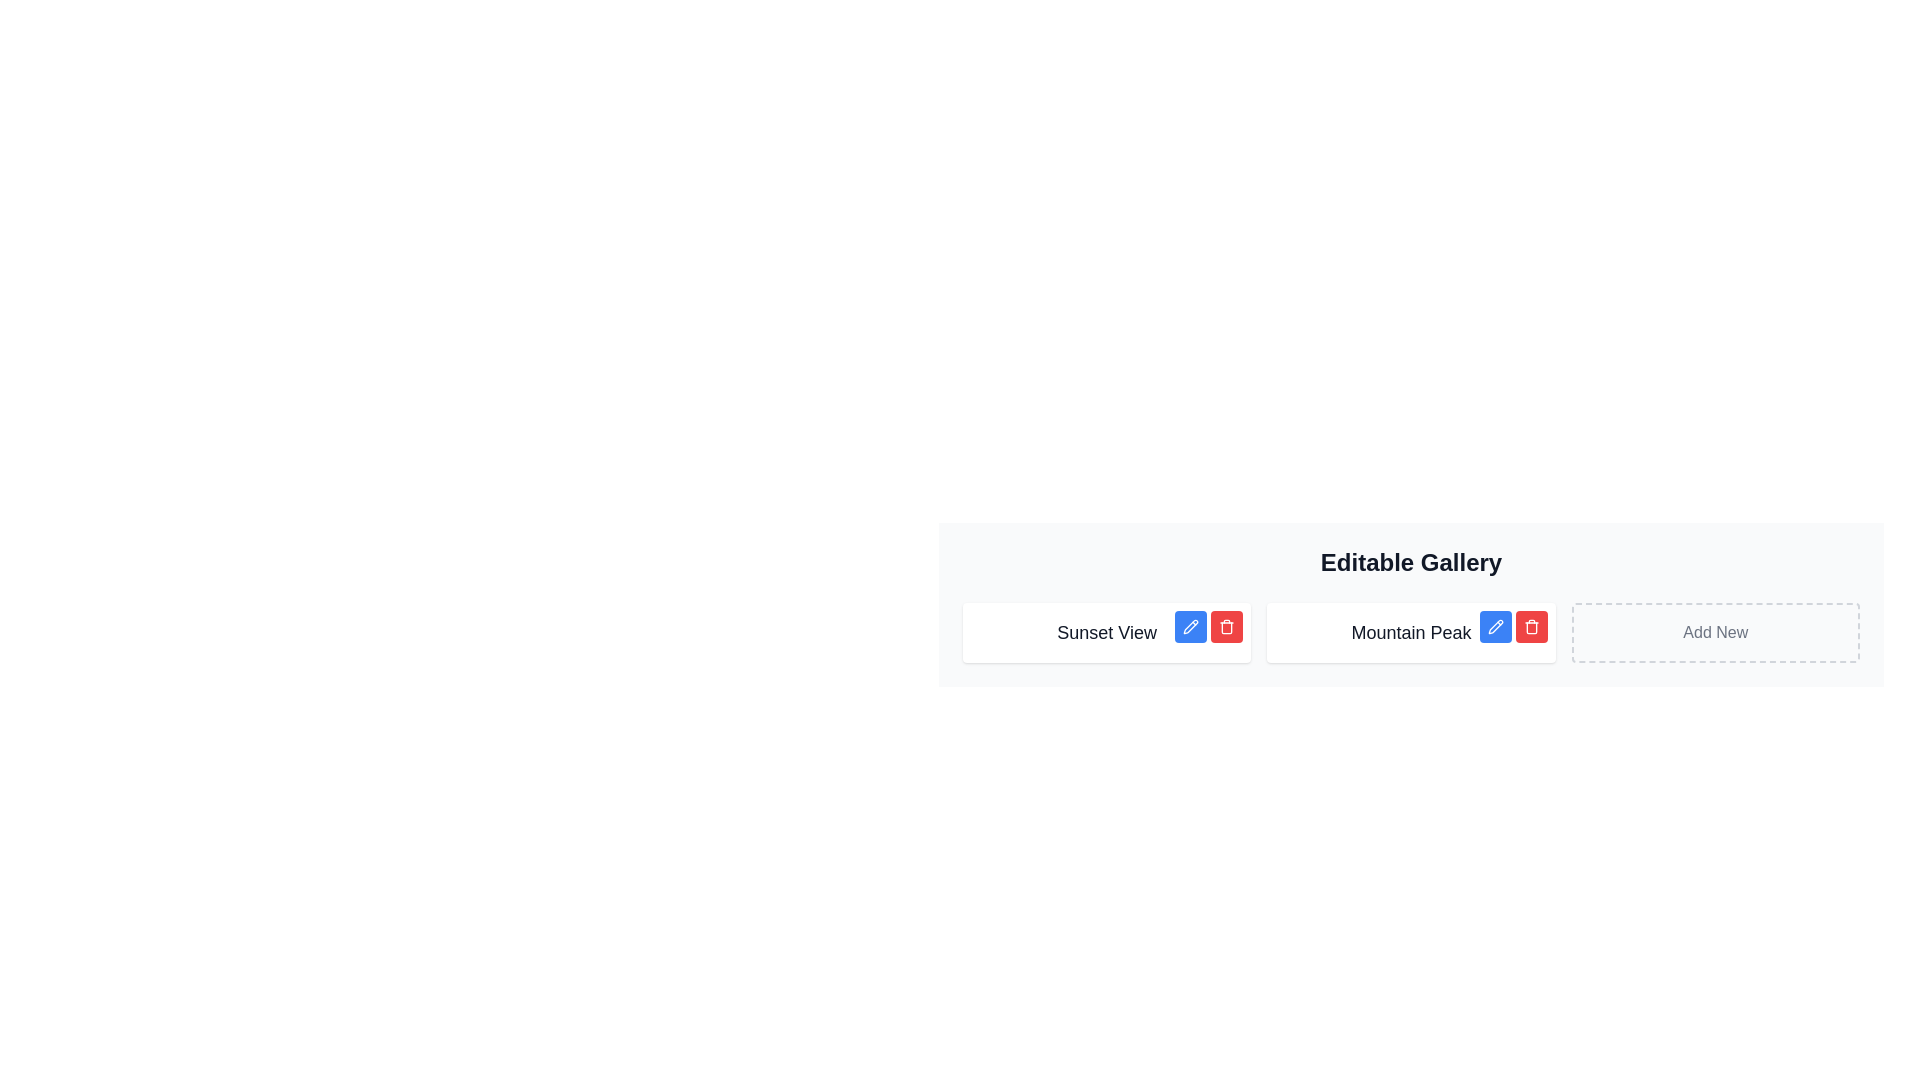 Image resolution: width=1920 pixels, height=1080 pixels. Describe the element at coordinates (1495, 626) in the screenshot. I see `the pencil icon within the 'Mountain Peak' button in the Editable Gallery card` at that location.